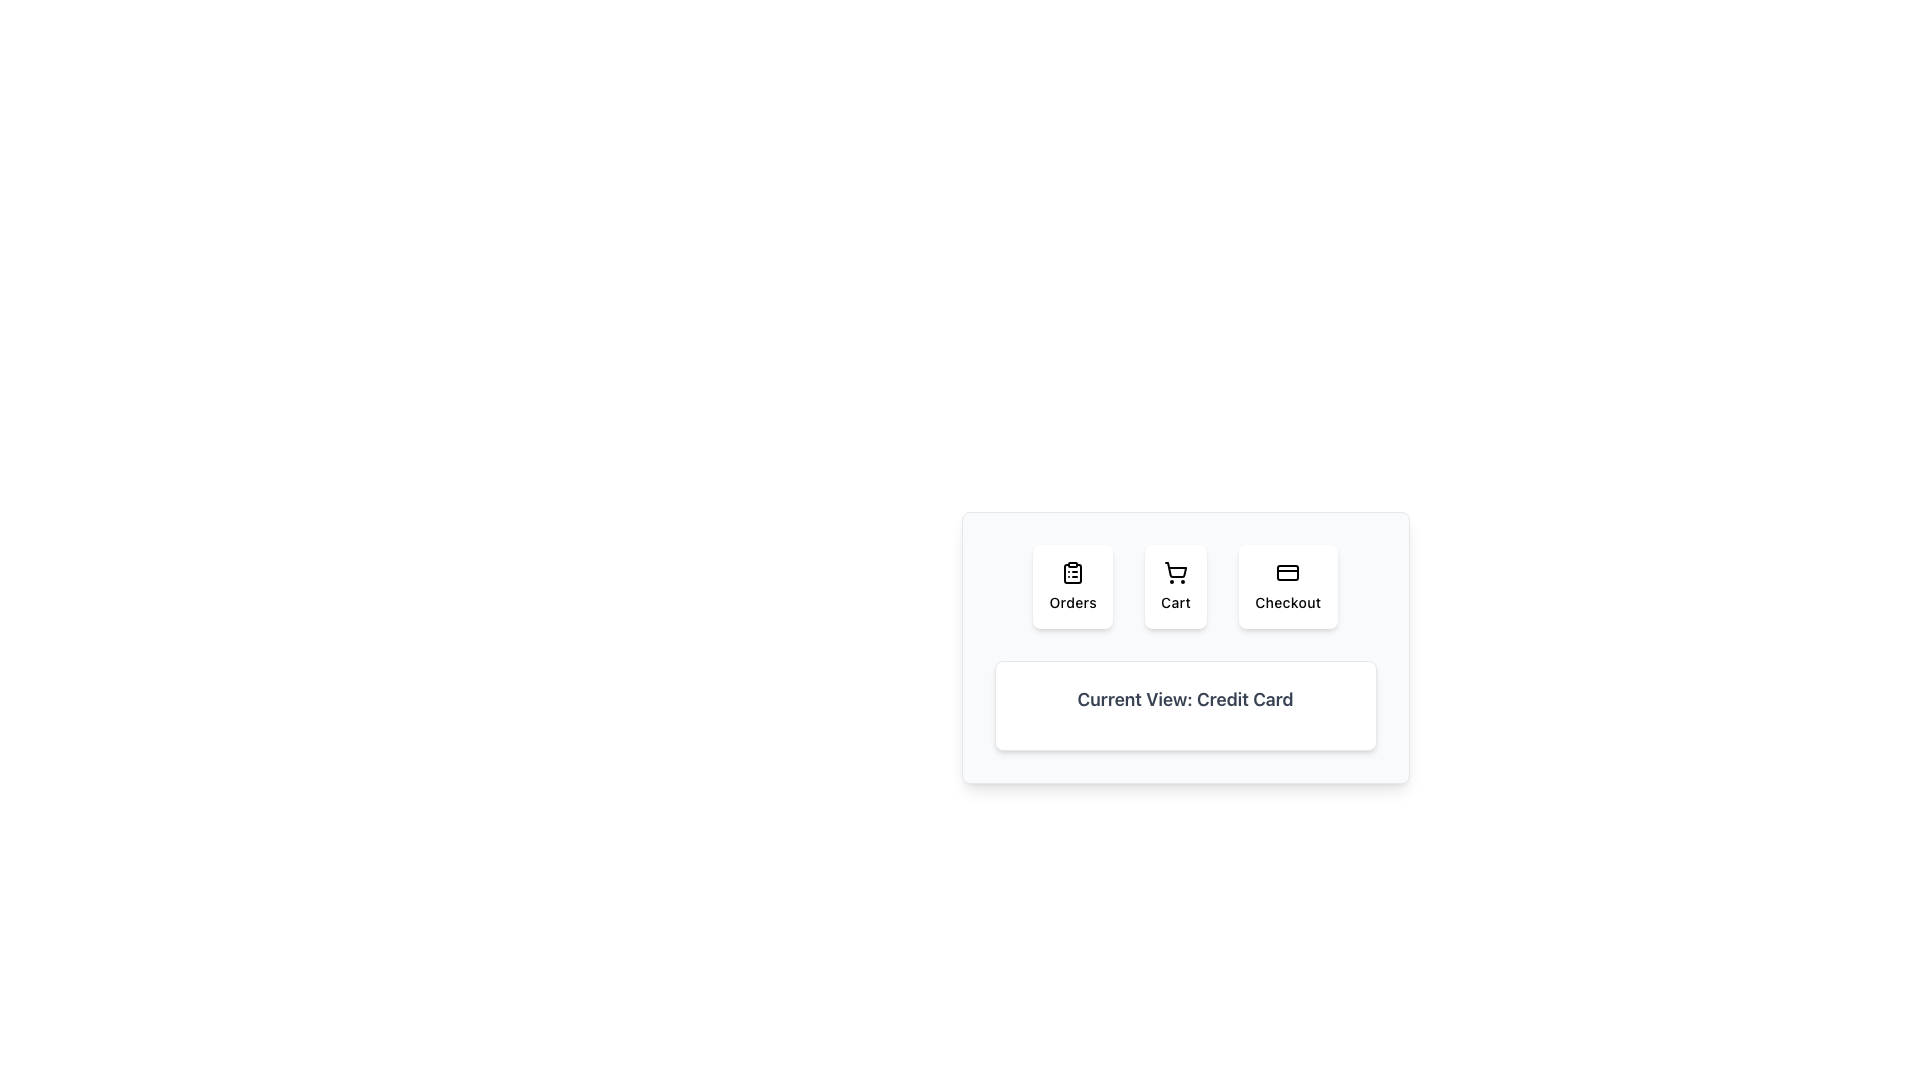 The height and width of the screenshot is (1080, 1920). What do you see at coordinates (1288, 573) in the screenshot?
I see `the main rectangular body of the credit card icon, which visually represents the body of a credit card in the Checkout icon` at bounding box center [1288, 573].